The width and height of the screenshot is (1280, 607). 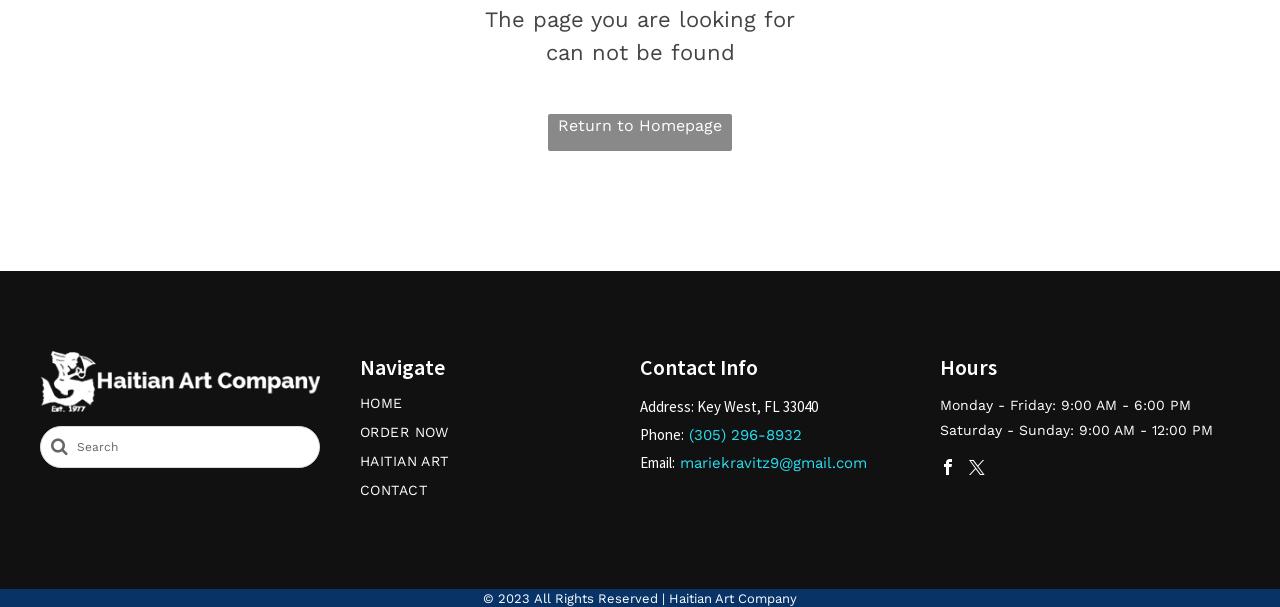 What do you see at coordinates (968, 366) in the screenshot?
I see `'Hours'` at bounding box center [968, 366].